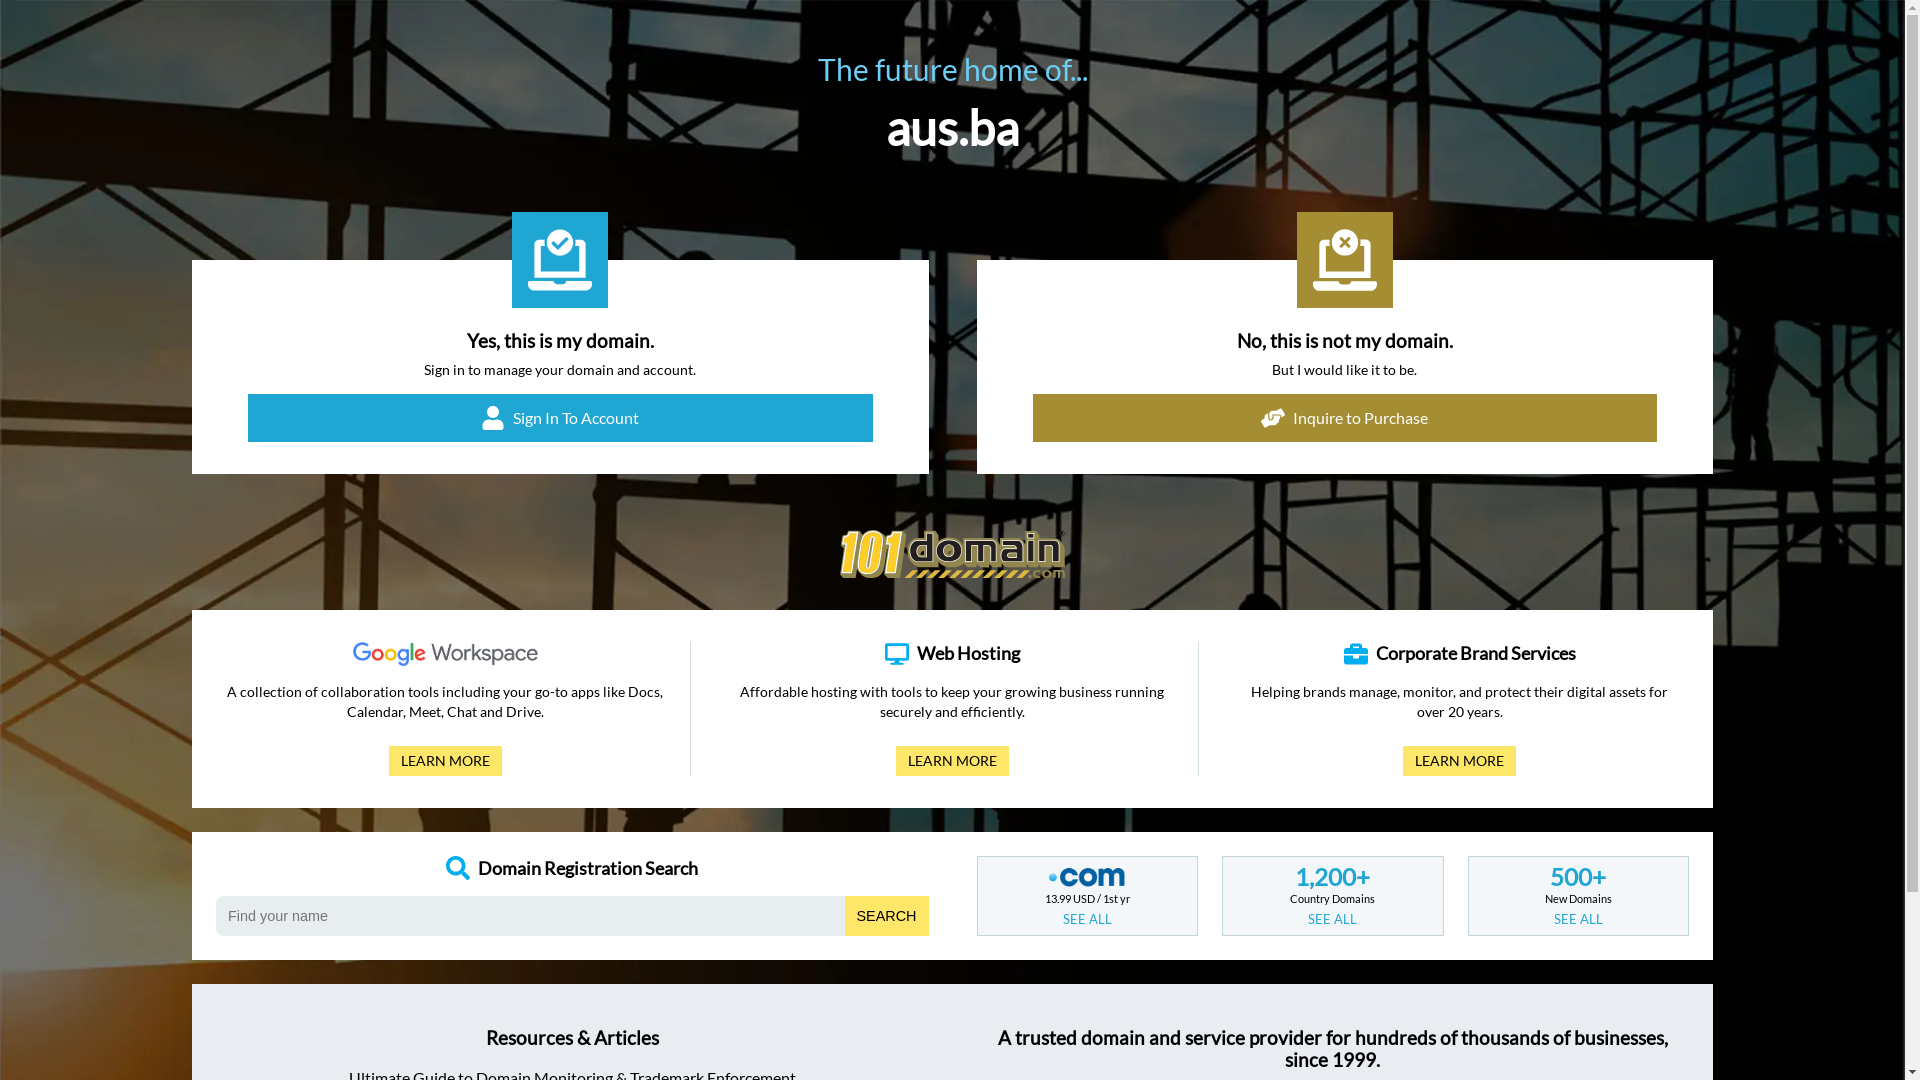  What do you see at coordinates (444, 760) in the screenshot?
I see `'LEARN MORE'` at bounding box center [444, 760].